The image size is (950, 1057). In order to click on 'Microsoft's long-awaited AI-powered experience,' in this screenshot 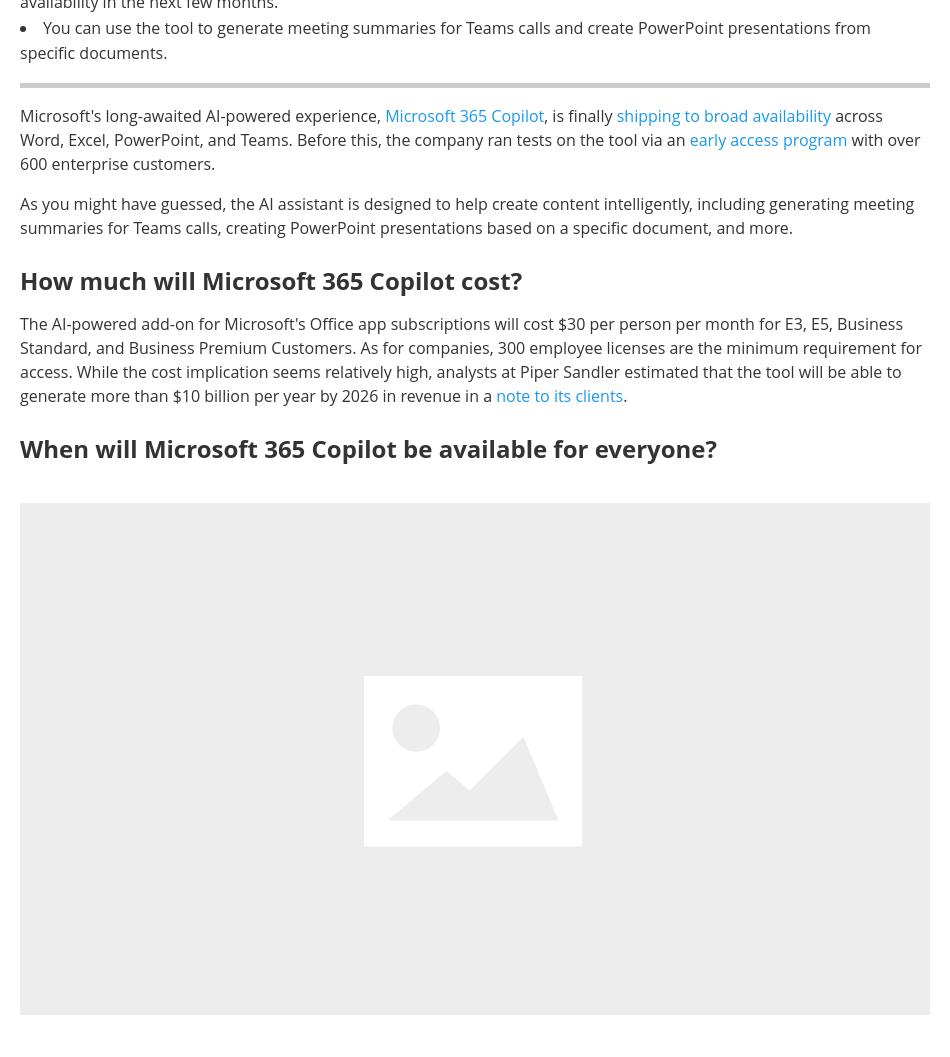, I will do `click(202, 114)`.